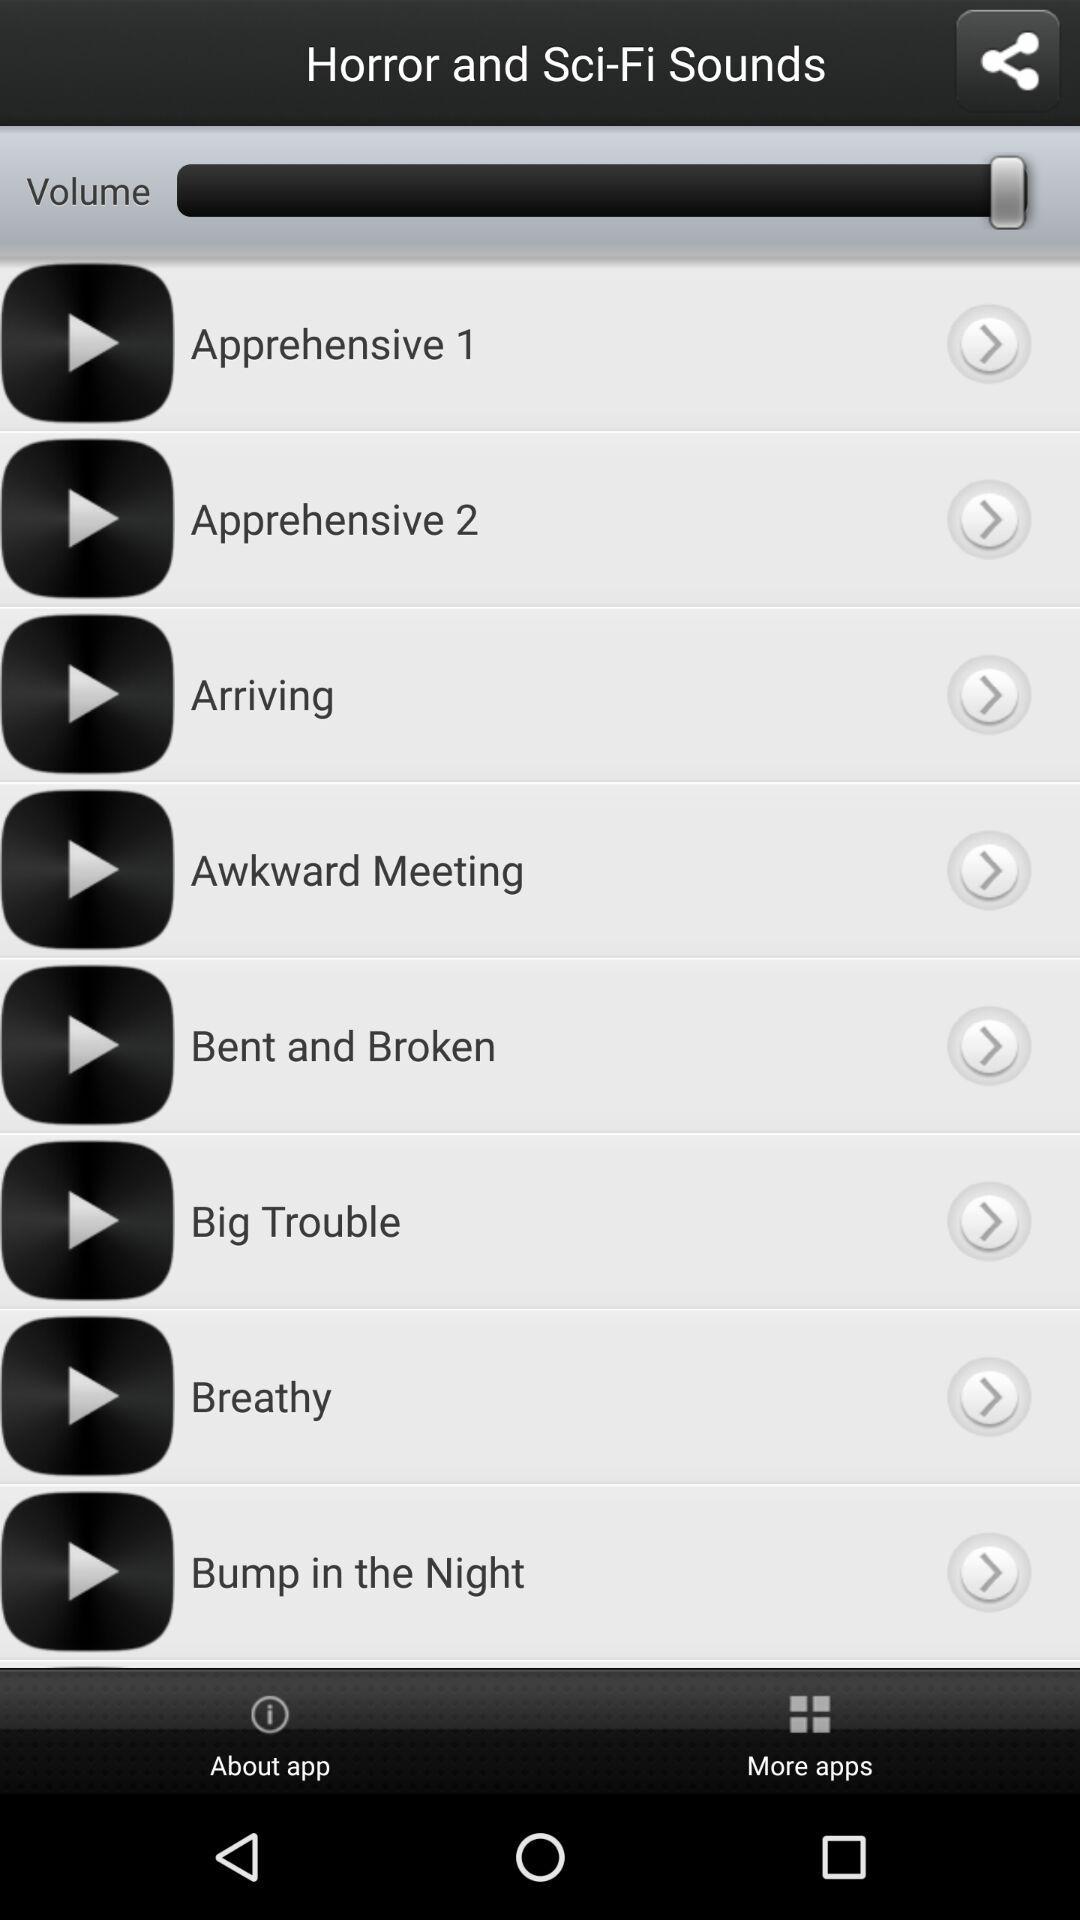  What do you see at coordinates (987, 1663) in the screenshot?
I see `scroll right` at bounding box center [987, 1663].